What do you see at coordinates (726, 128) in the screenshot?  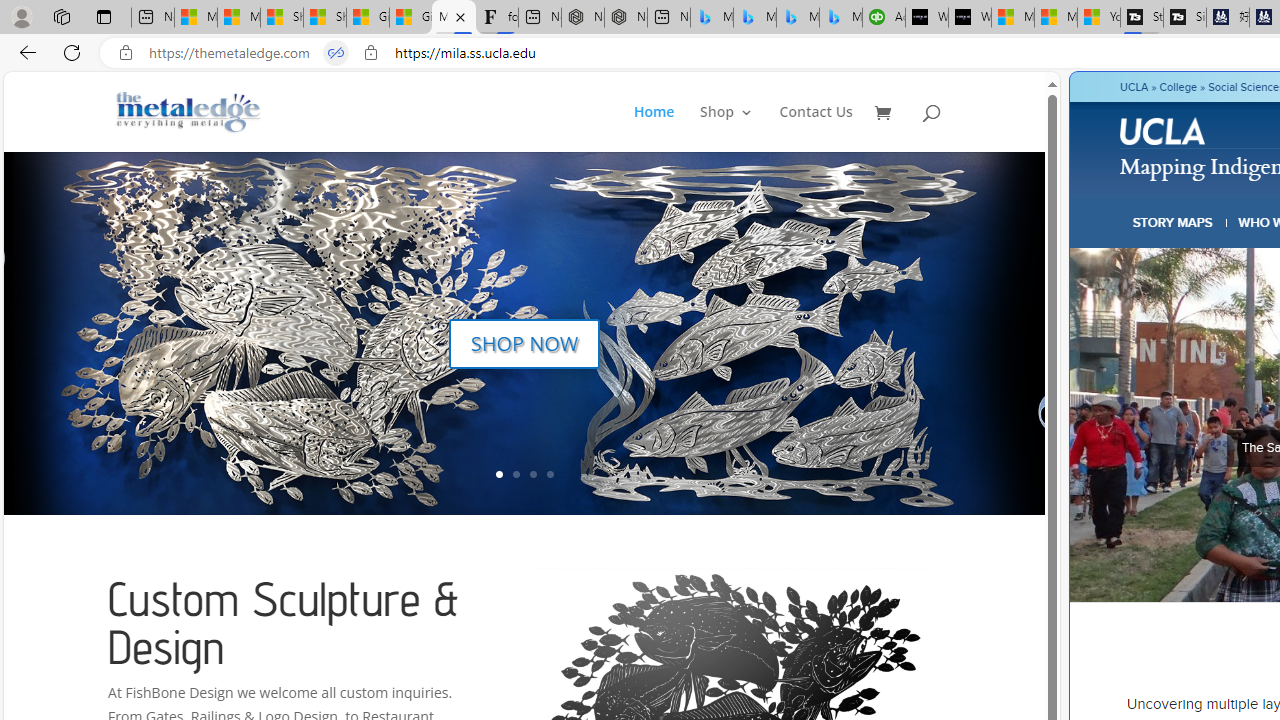 I see `'Shop 3'` at bounding box center [726, 128].